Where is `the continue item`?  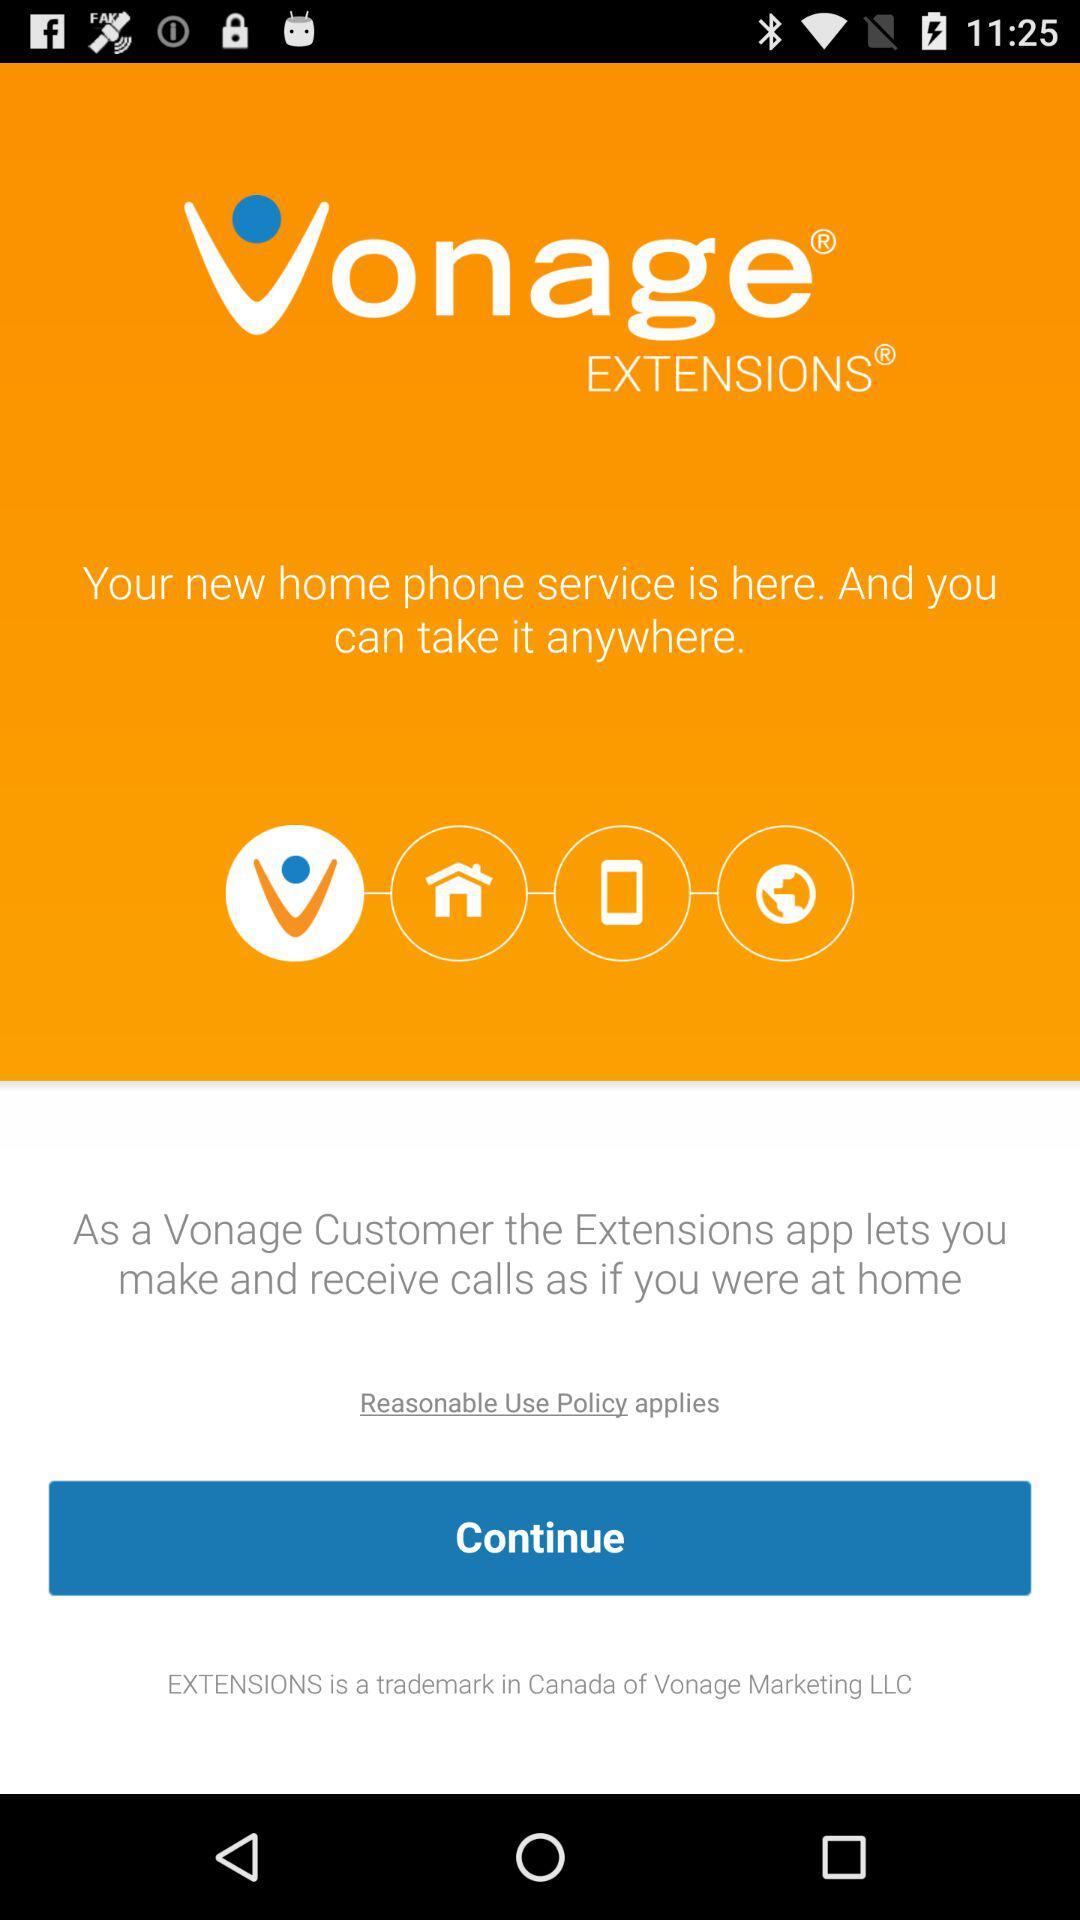
the continue item is located at coordinates (540, 1537).